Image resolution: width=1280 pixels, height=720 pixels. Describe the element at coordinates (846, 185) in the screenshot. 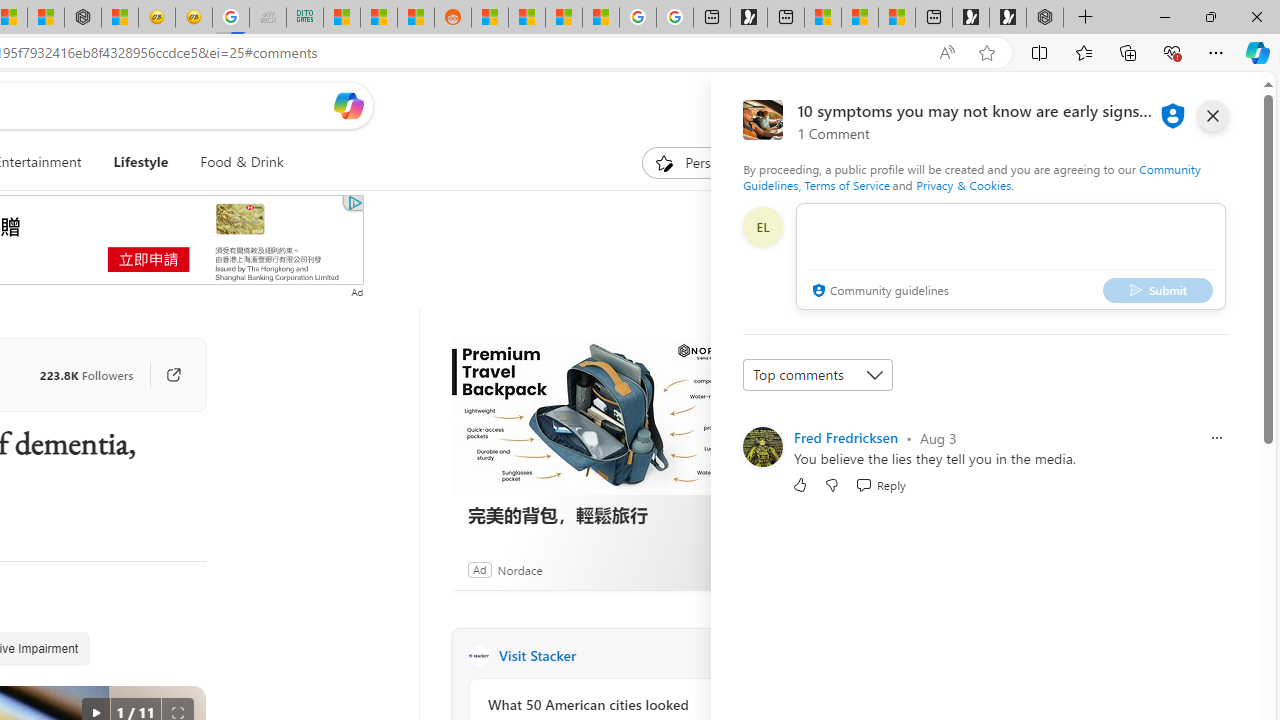

I see `'Terms of Service'` at that location.